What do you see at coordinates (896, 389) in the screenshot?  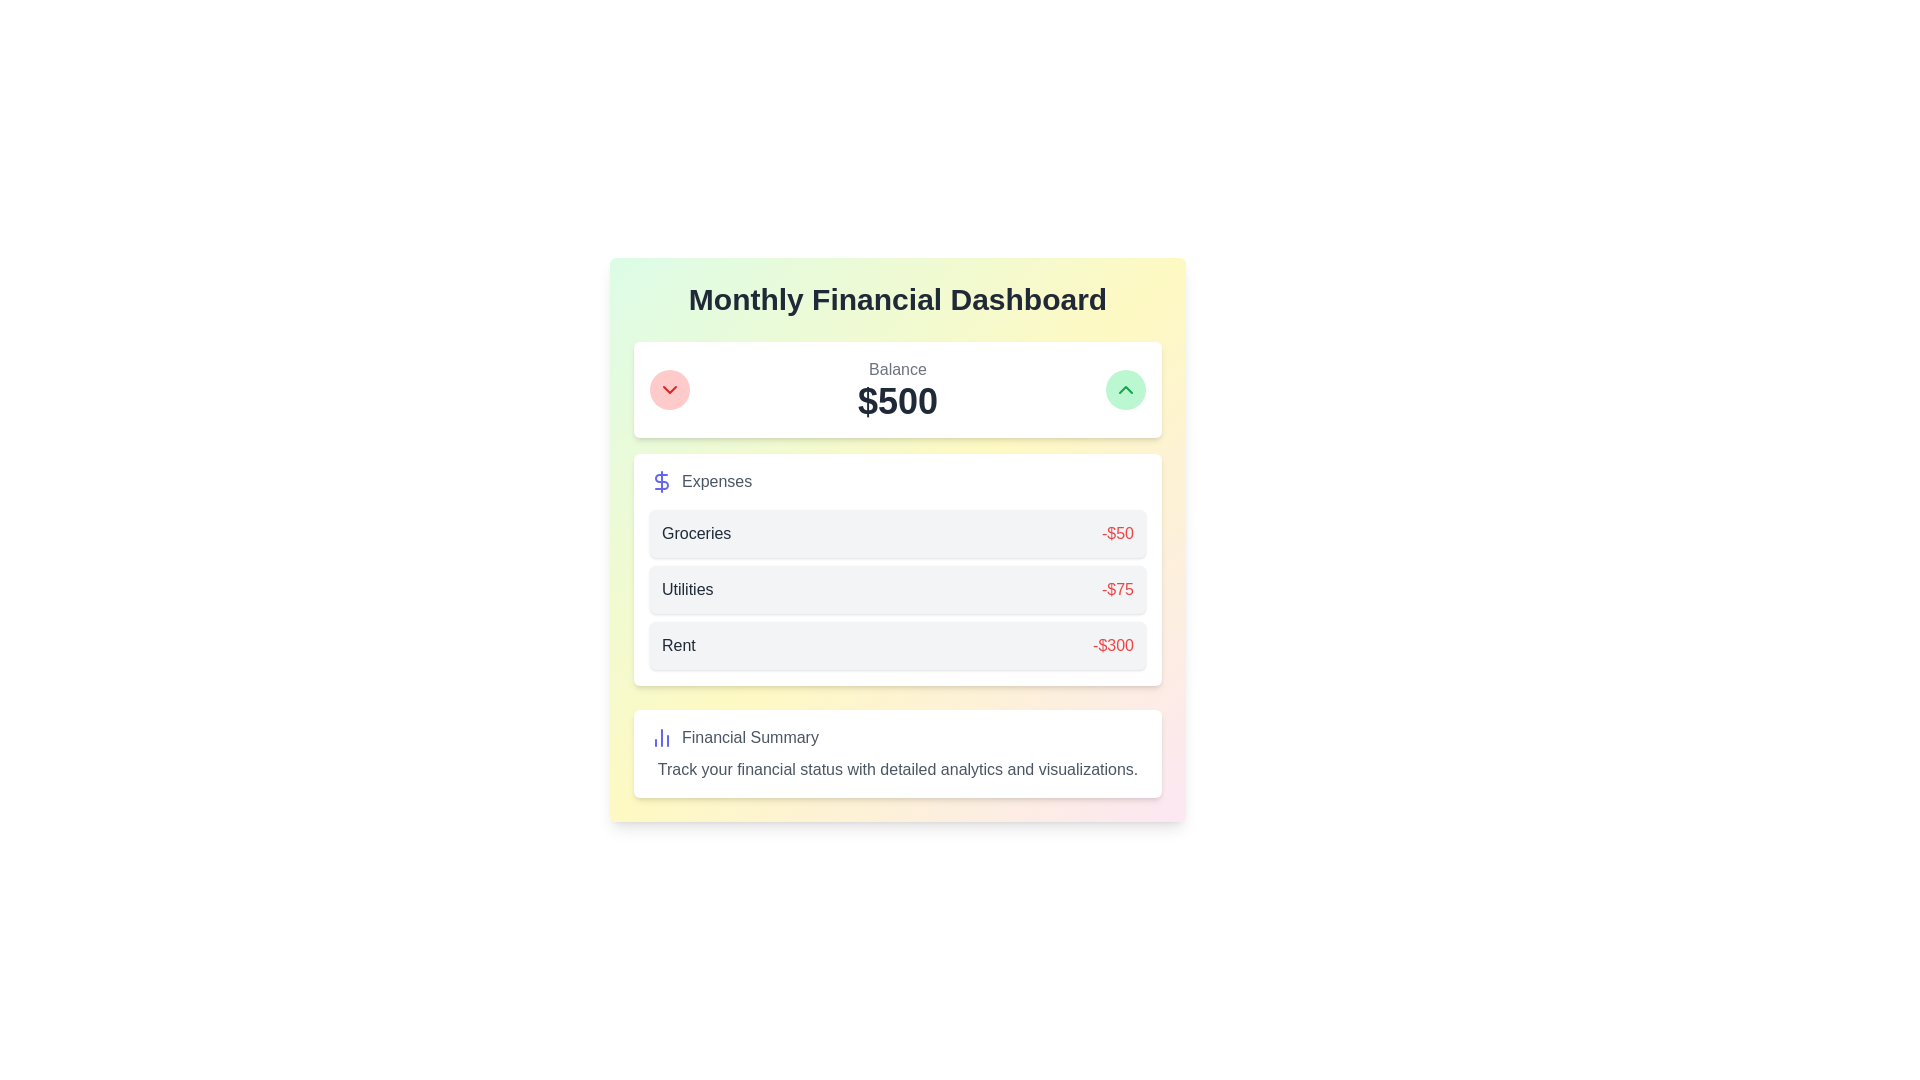 I see `the Text Display element that shows the current balance amount ('$500') in the financial dashboard interface, centrally positioned within the white card section` at bounding box center [896, 389].